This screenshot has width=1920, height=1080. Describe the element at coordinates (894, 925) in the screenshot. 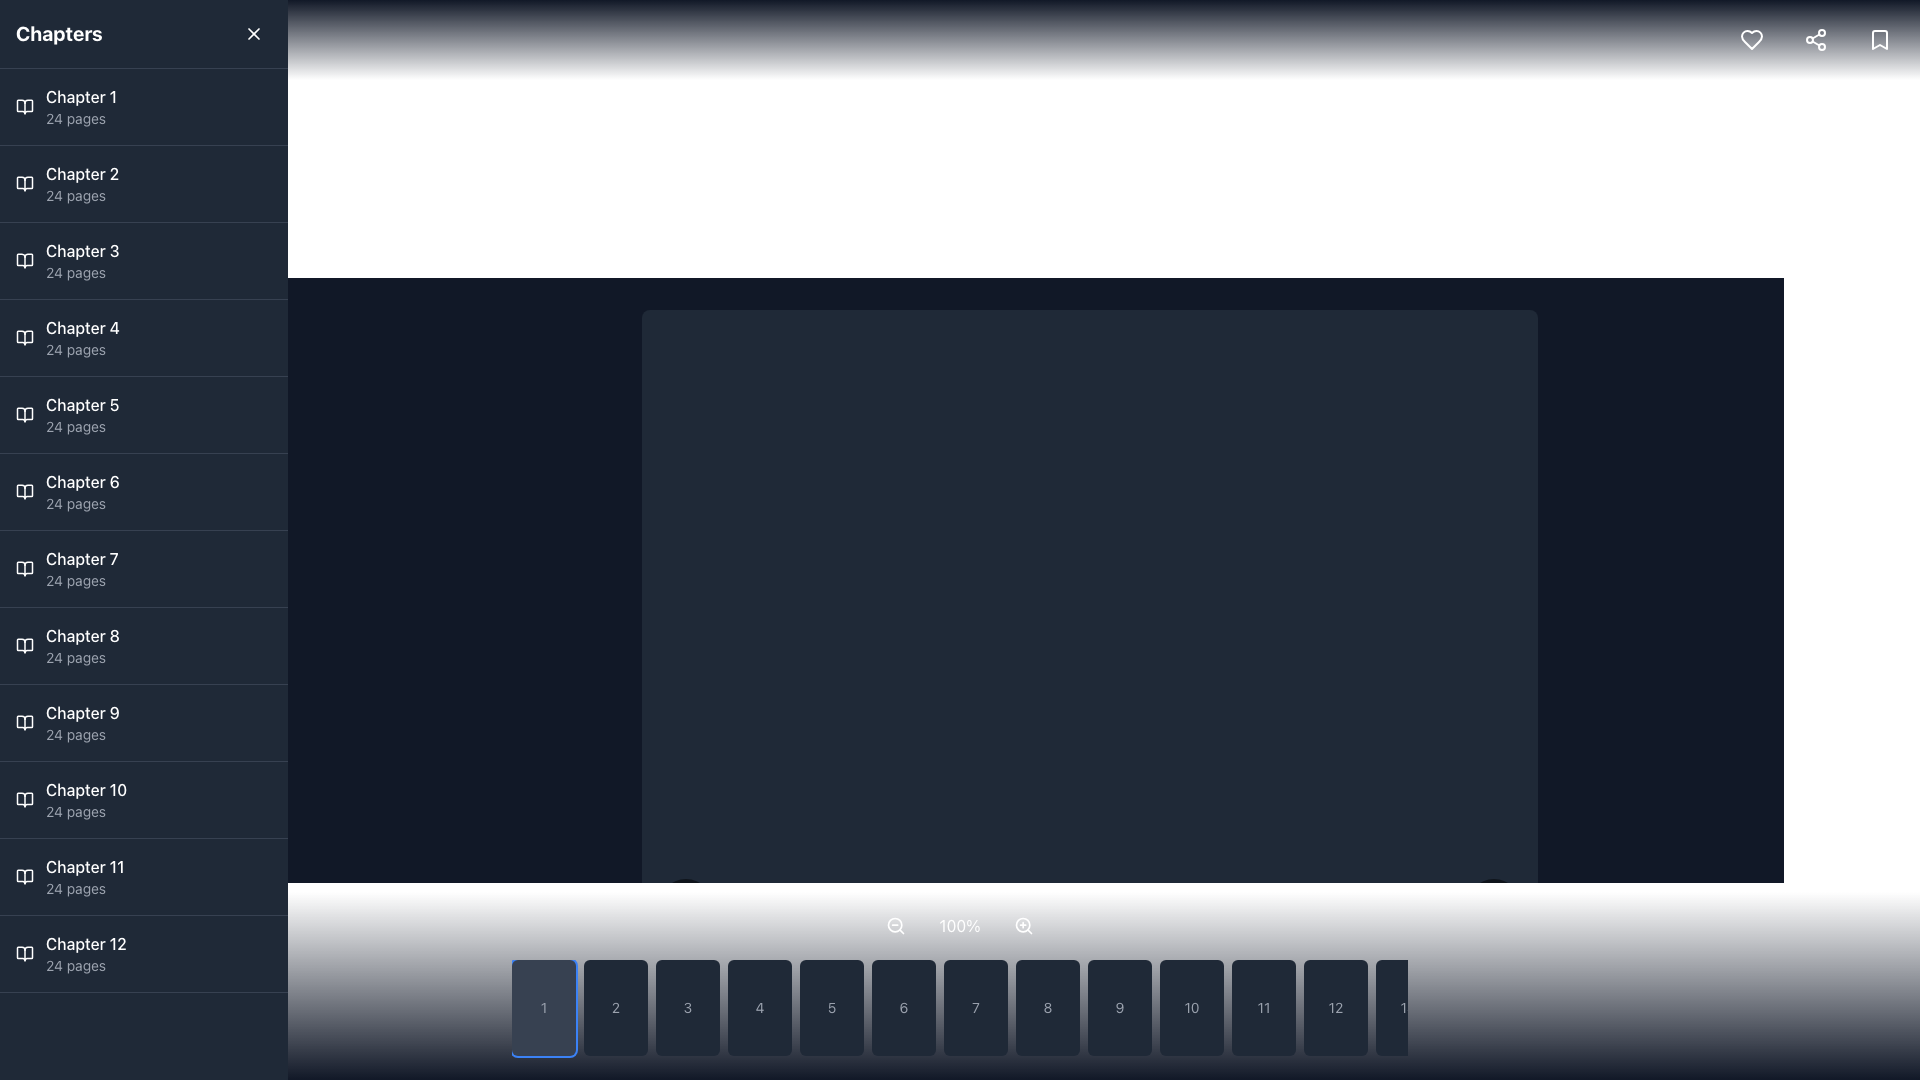

I see `the central circular shape of the decorative 'zoom-out' SVG icon located in the lower part of the interface` at that location.